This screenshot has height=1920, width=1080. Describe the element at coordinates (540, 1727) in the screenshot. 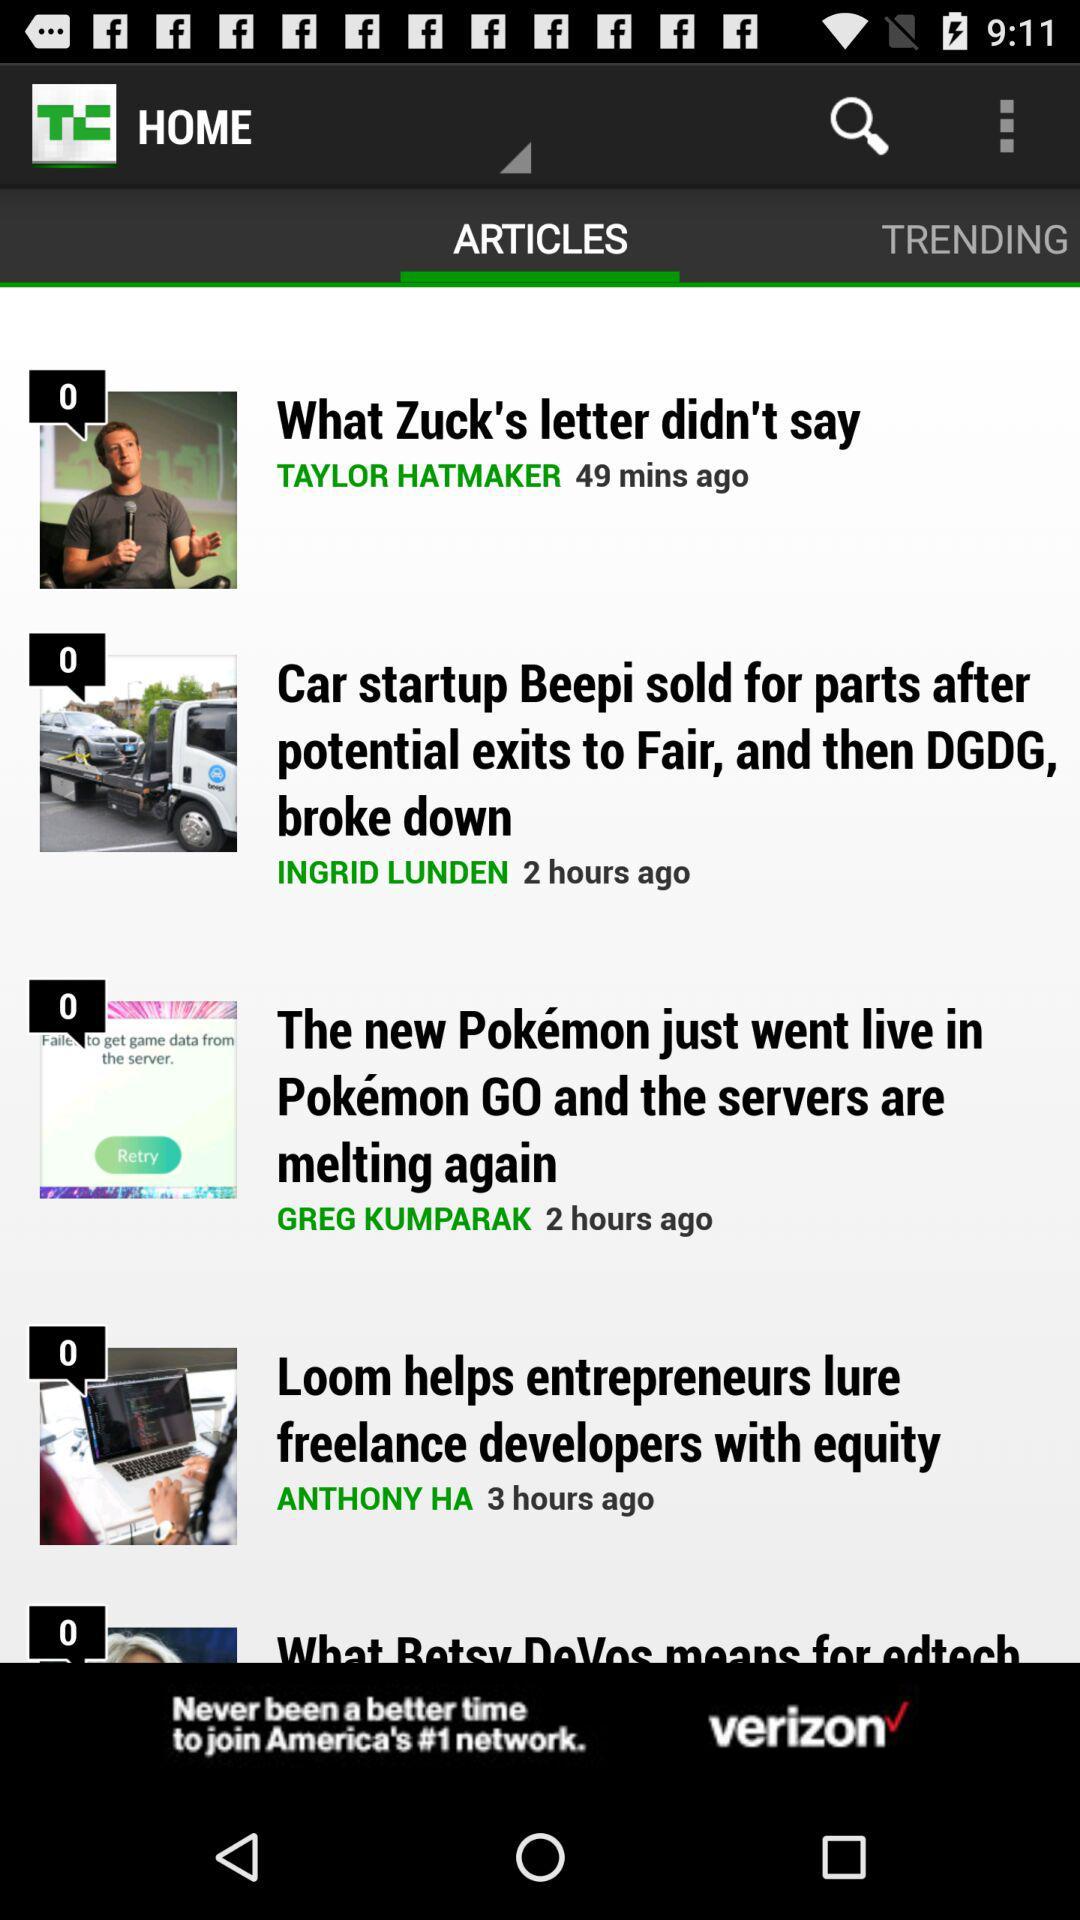

I see `advertisement page` at that location.